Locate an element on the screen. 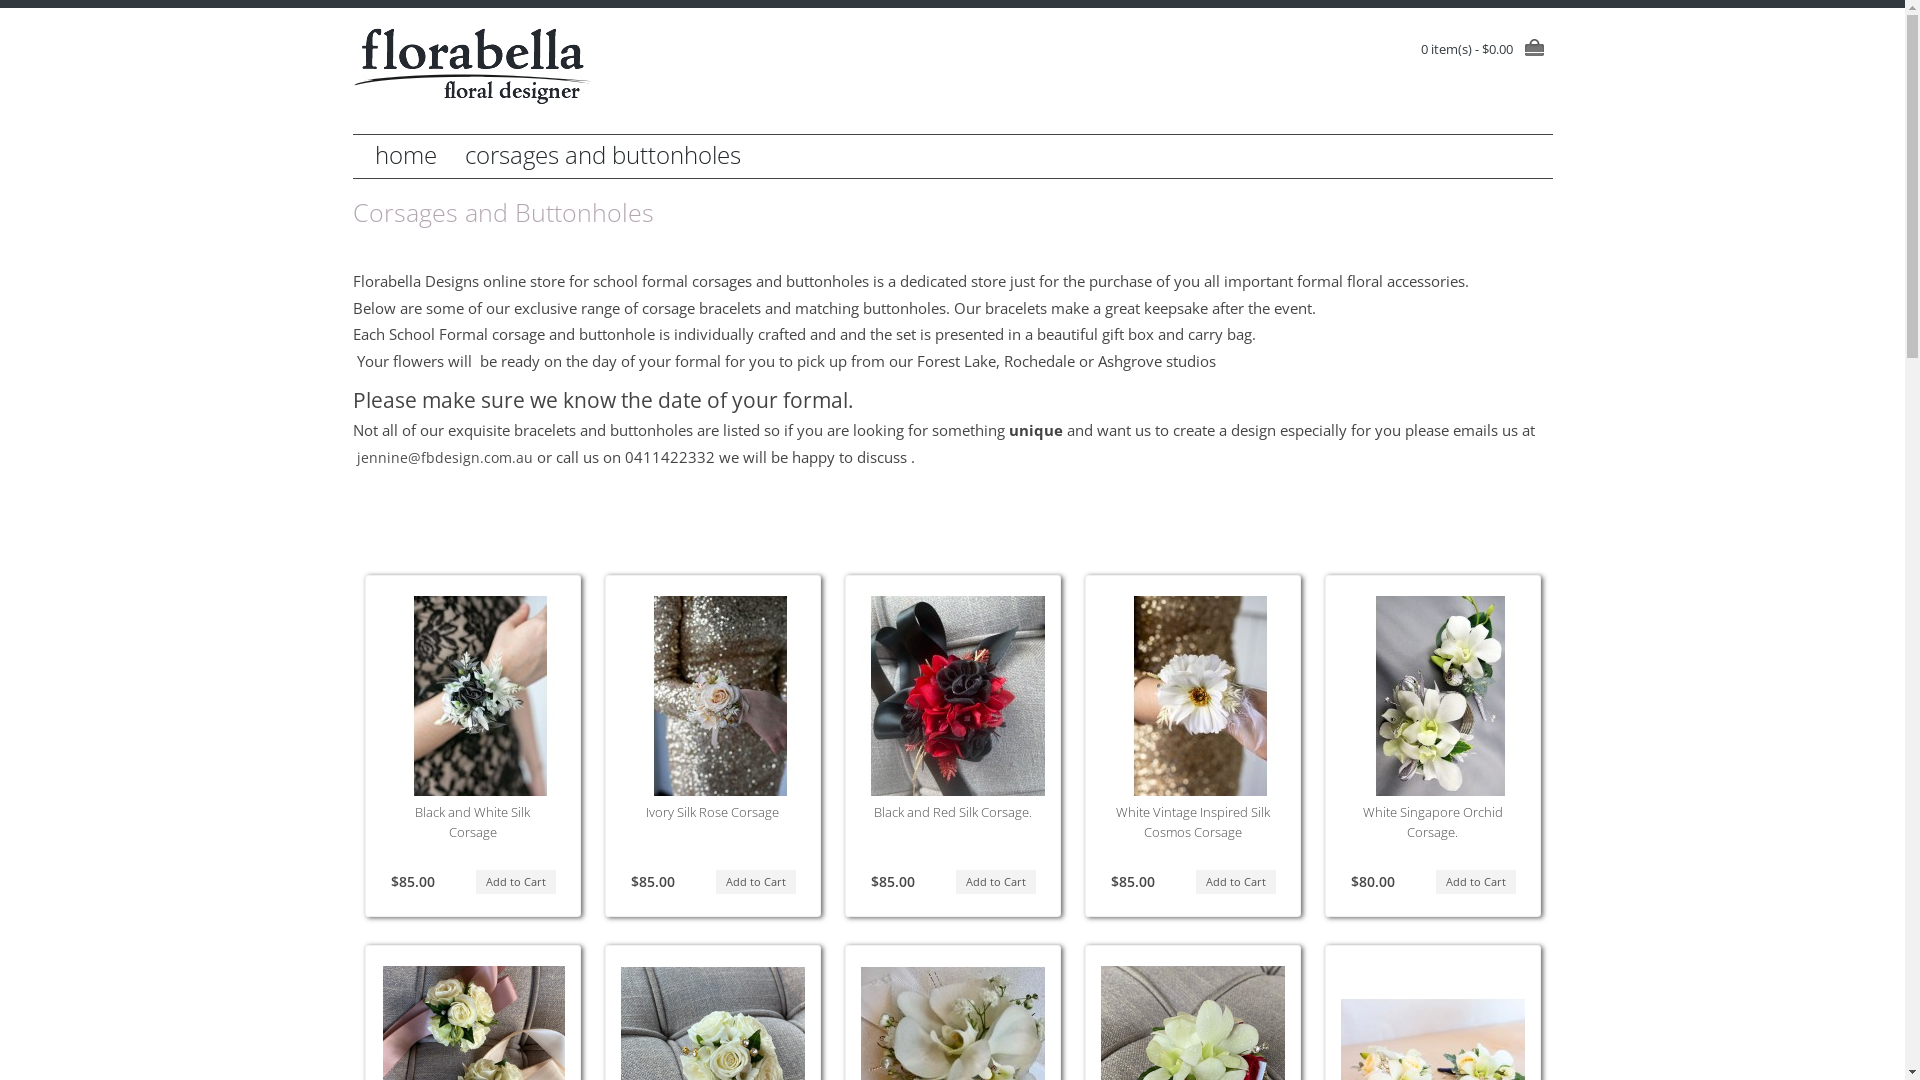 The image size is (1920, 1080). 'Add to Cart' is located at coordinates (755, 881).